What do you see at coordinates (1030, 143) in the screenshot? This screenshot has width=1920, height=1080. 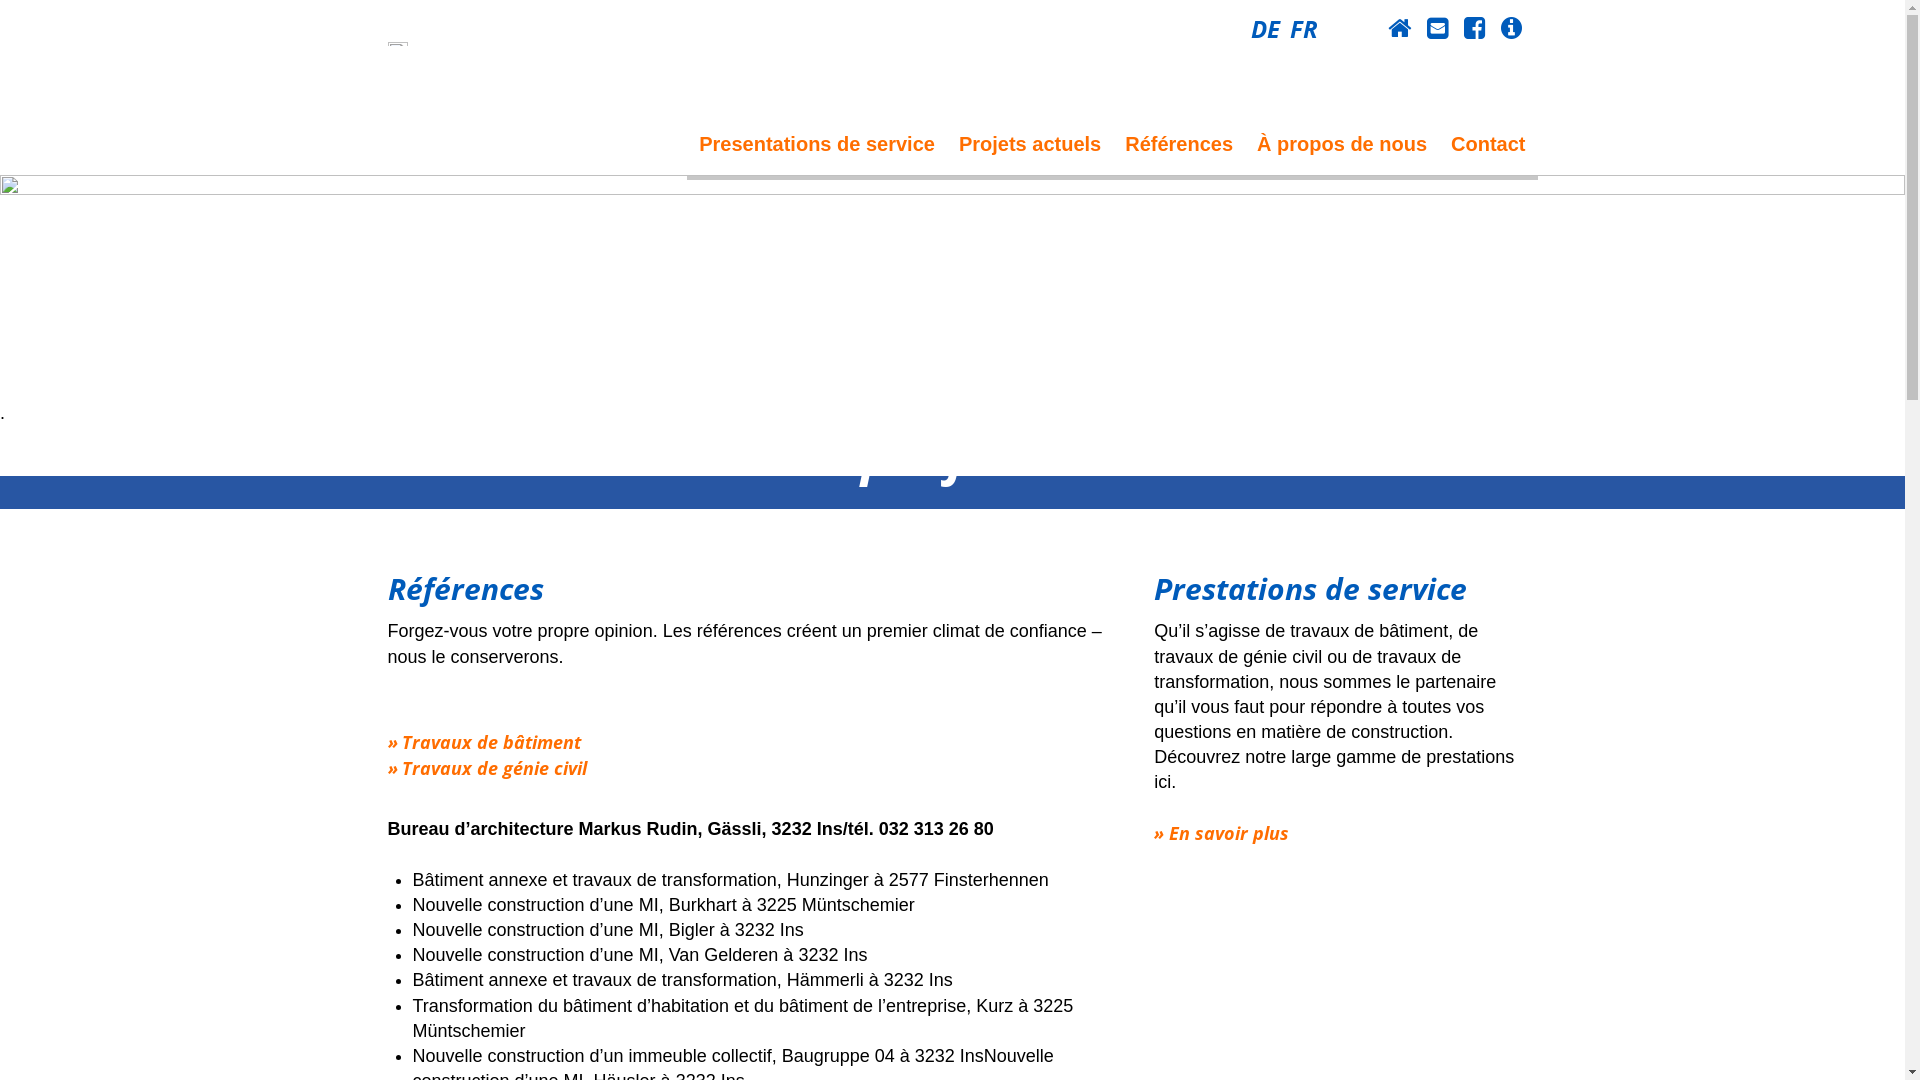 I see `'Projets actuels'` at bounding box center [1030, 143].